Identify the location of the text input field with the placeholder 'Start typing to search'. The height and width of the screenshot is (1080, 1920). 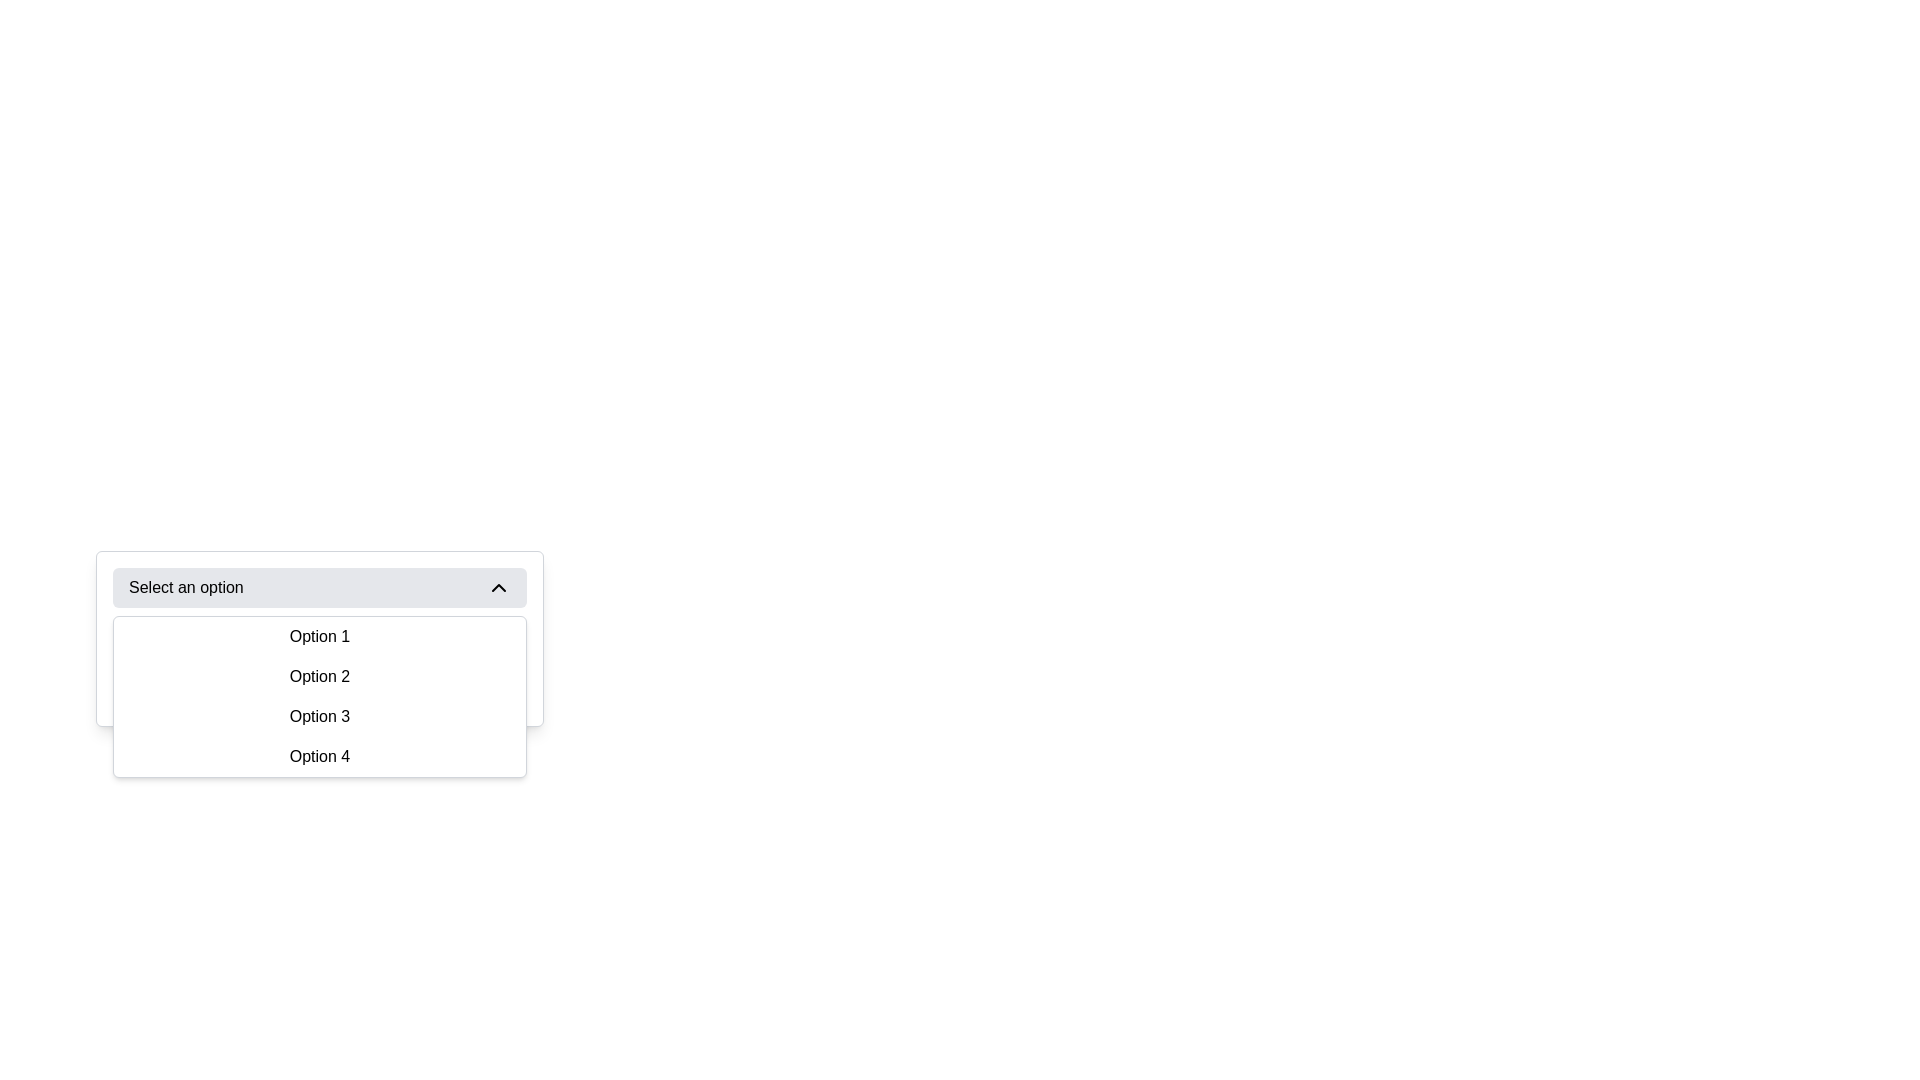
(333, 688).